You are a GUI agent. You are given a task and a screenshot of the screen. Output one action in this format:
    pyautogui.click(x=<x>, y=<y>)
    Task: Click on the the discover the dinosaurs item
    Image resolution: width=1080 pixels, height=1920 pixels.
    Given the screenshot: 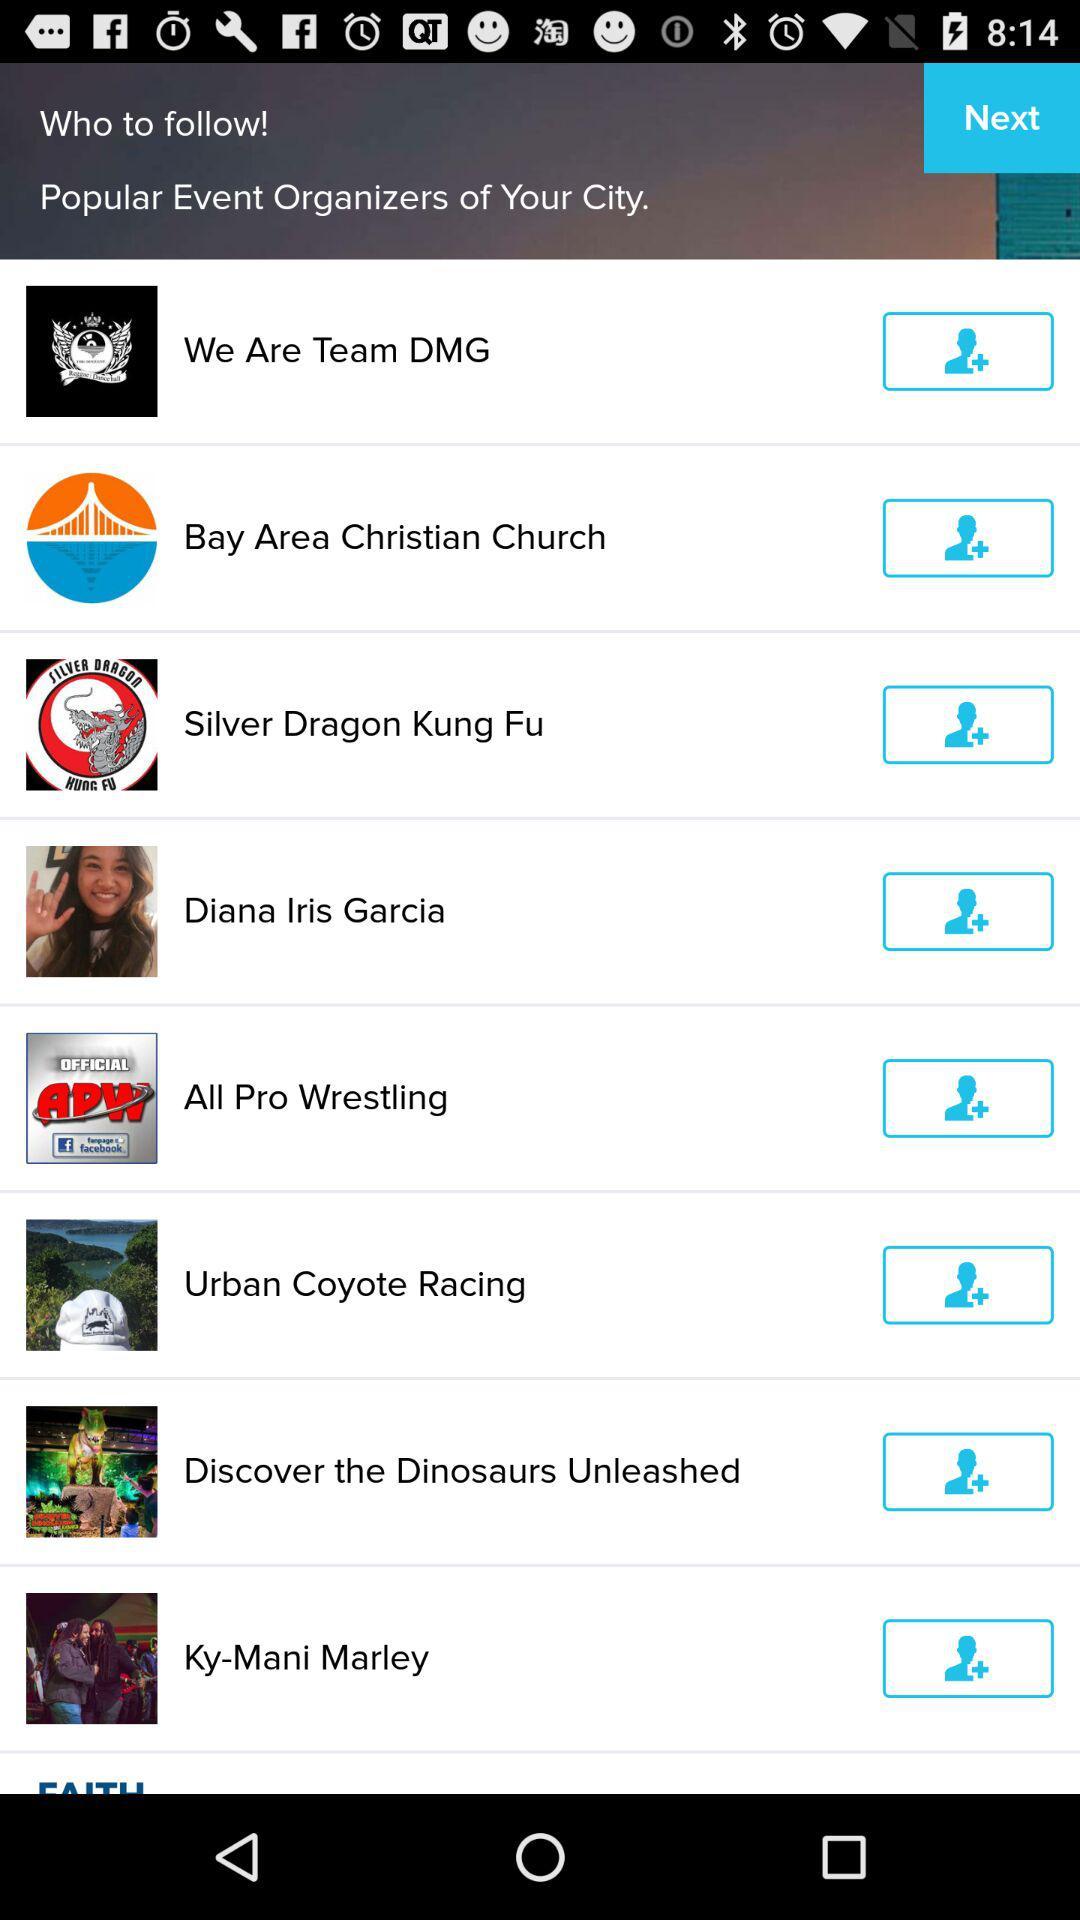 What is the action you would take?
    pyautogui.click(x=519, y=1471)
    